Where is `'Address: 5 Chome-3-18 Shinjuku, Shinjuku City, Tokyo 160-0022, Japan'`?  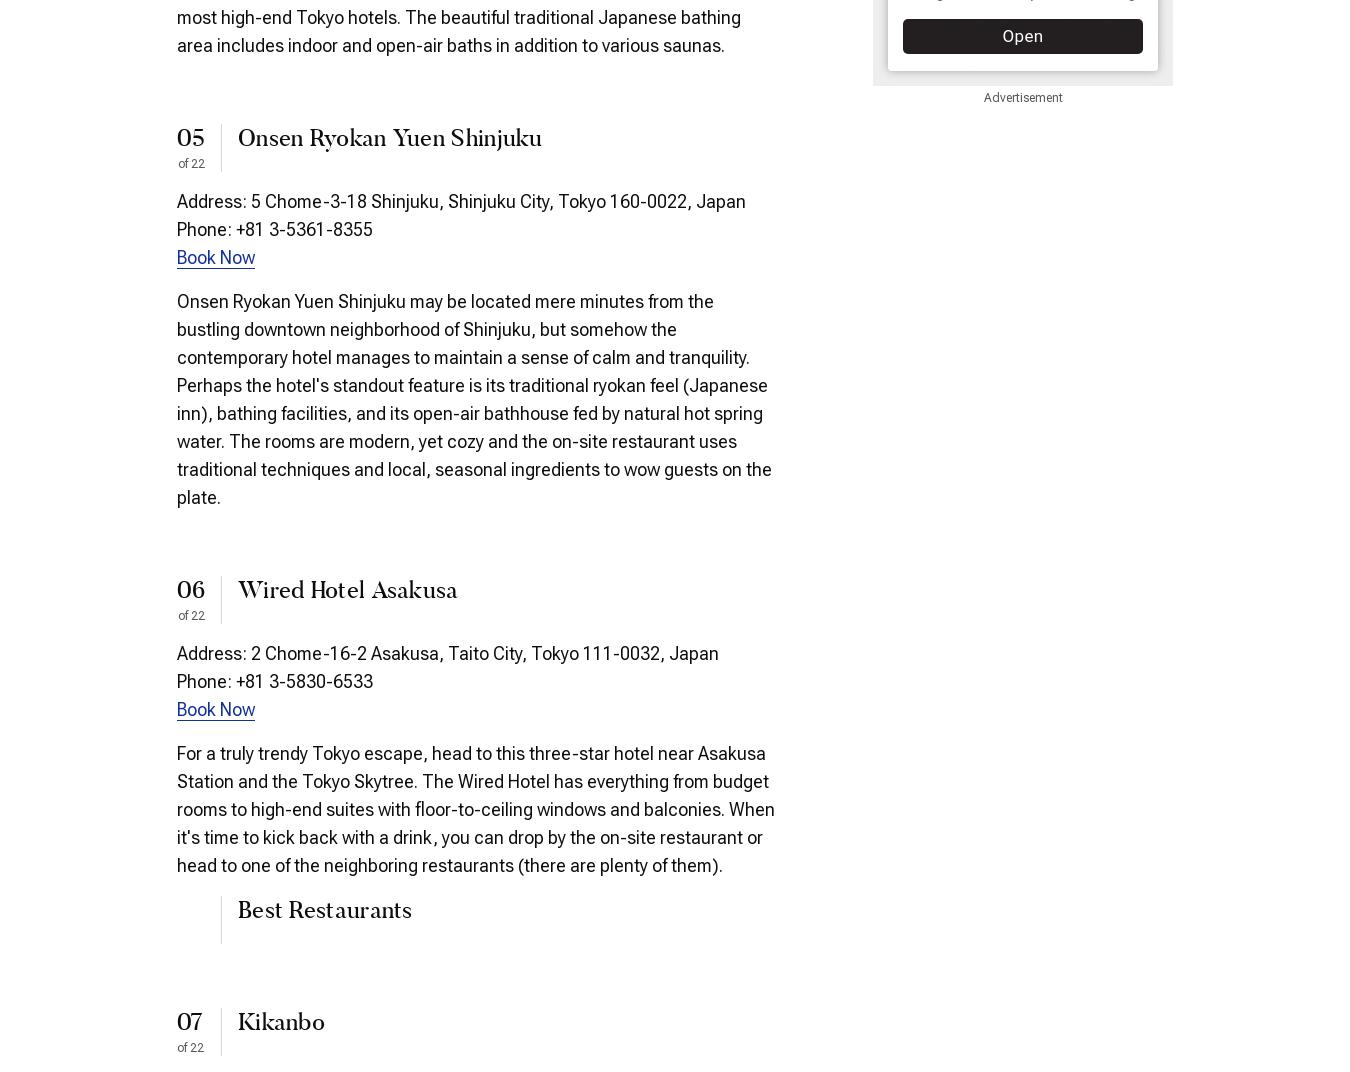 'Address: 5 Chome-3-18 Shinjuku, Shinjuku City, Tokyo 160-0022, Japan' is located at coordinates (460, 199).